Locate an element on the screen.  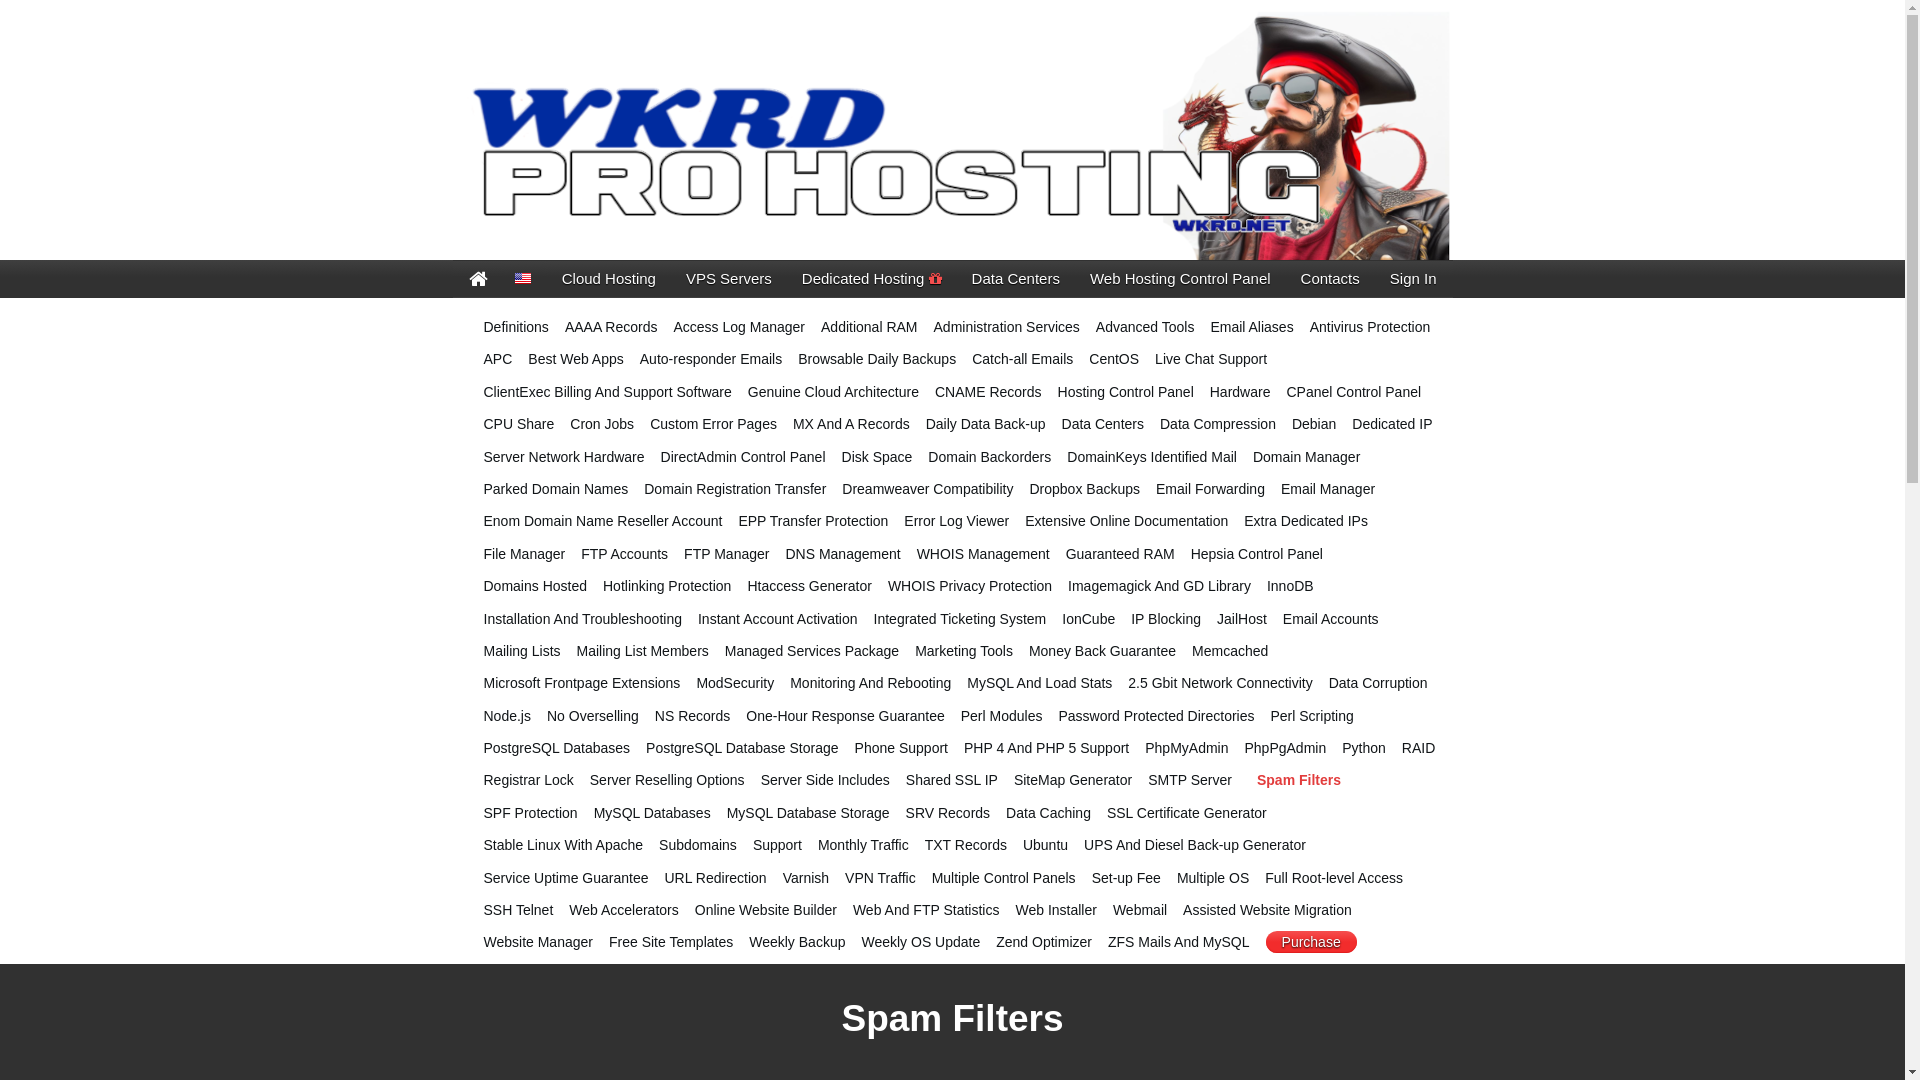
'Dreamweaver Compatibility' is located at coordinates (841, 489).